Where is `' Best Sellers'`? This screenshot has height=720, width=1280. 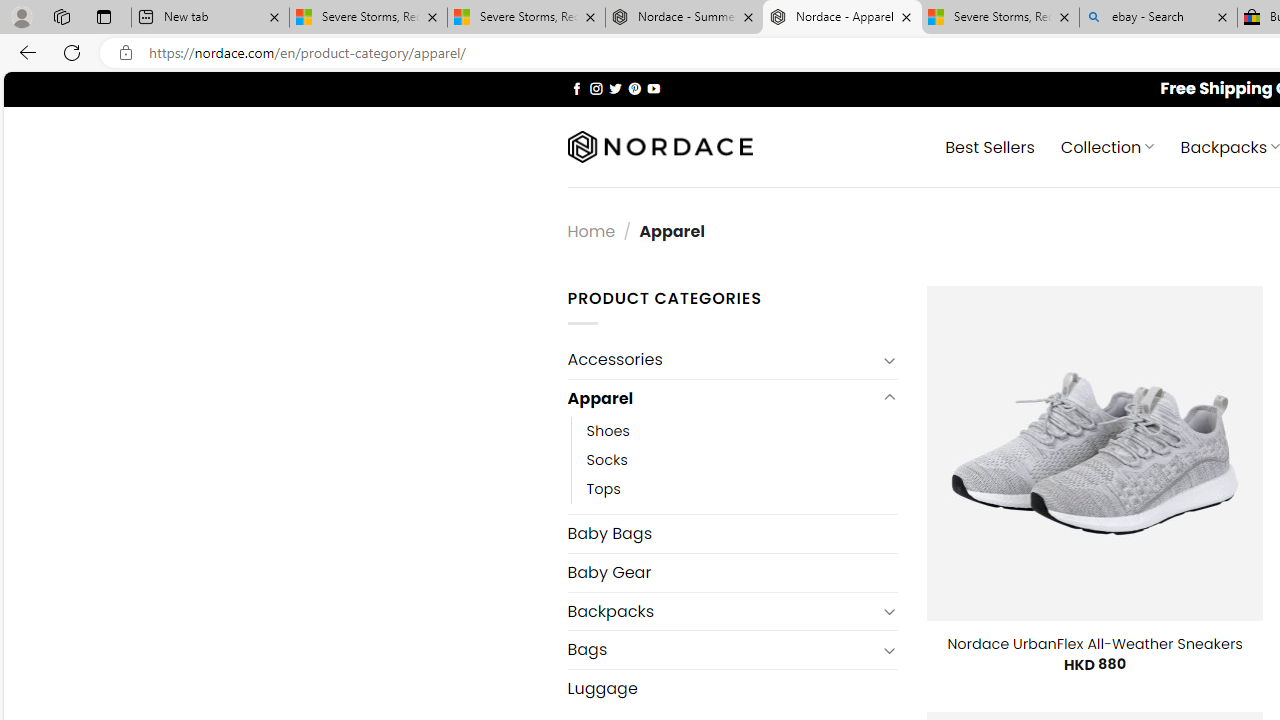 ' Best Sellers' is located at coordinates (990, 145).